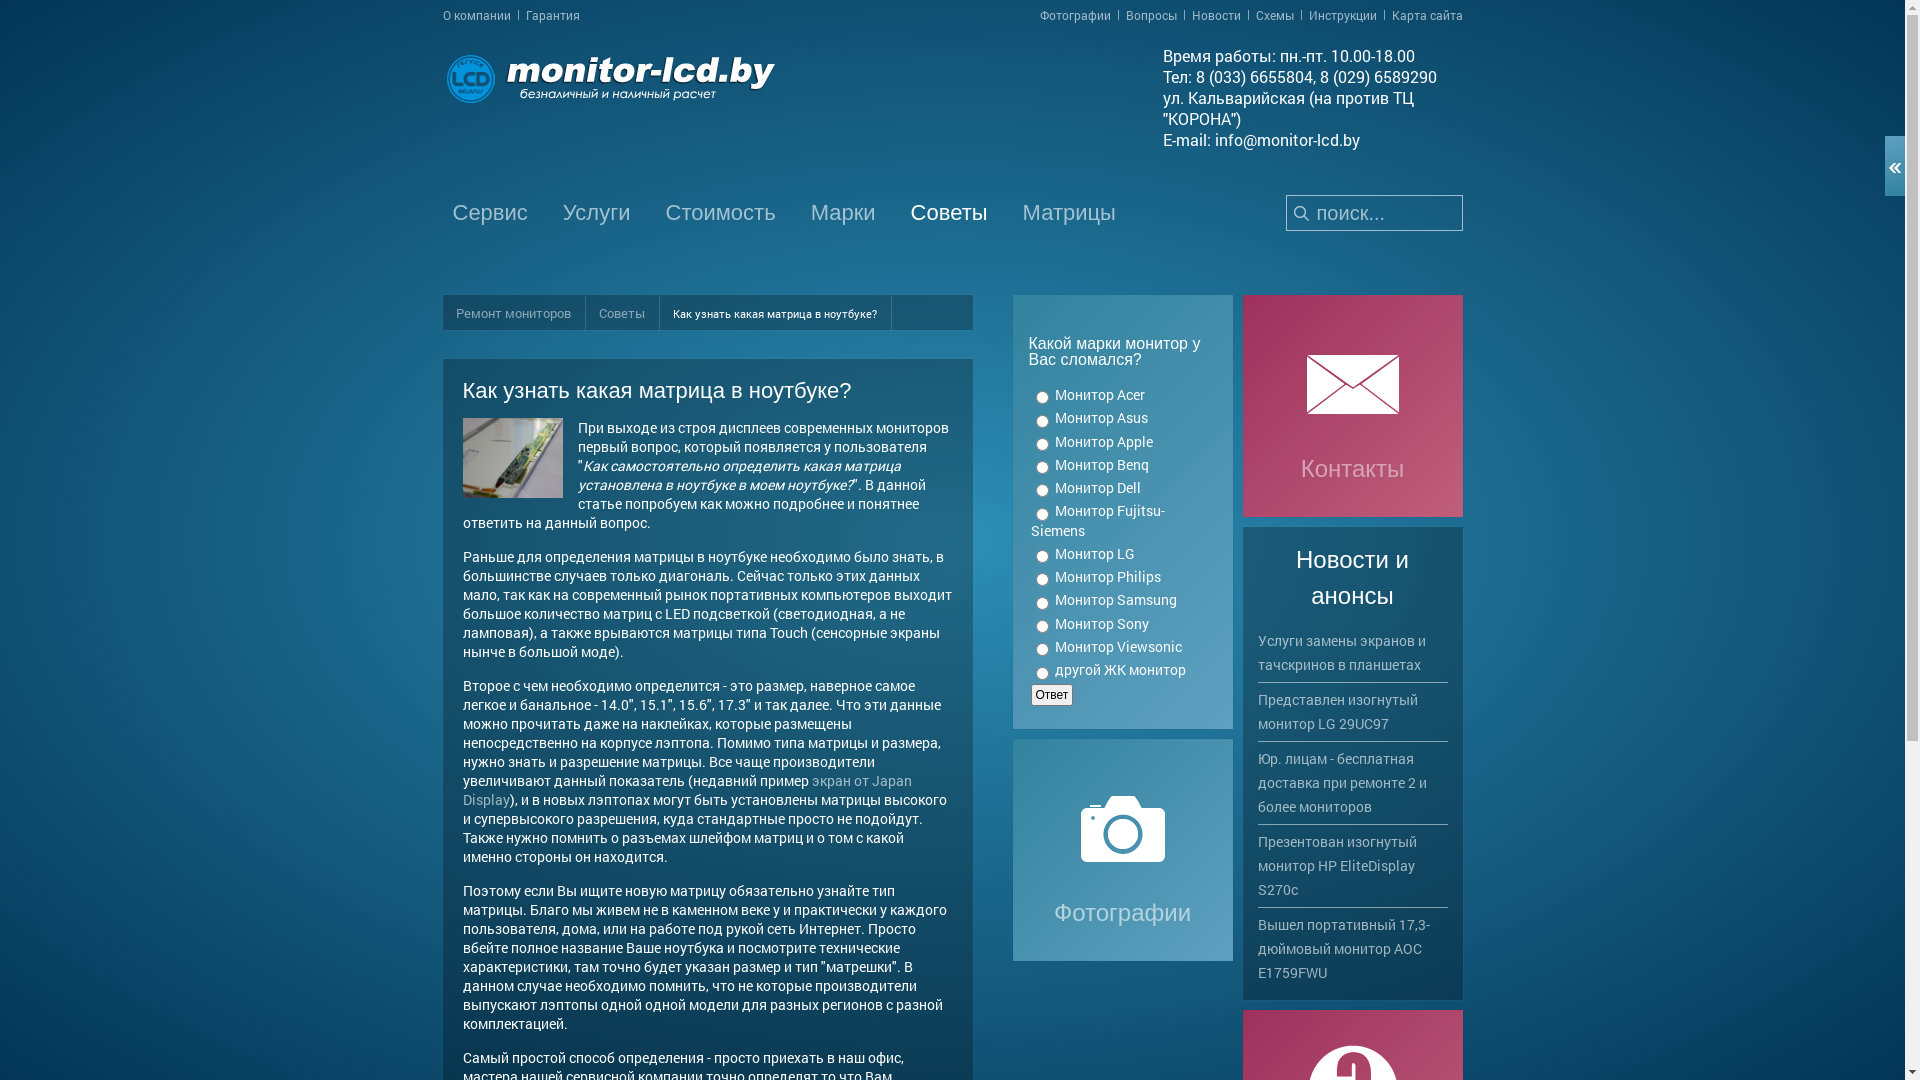  What do you see at coordinates (4, 3) in the screenshot?
I see `'Reset'` at bounding box center [4, 3].